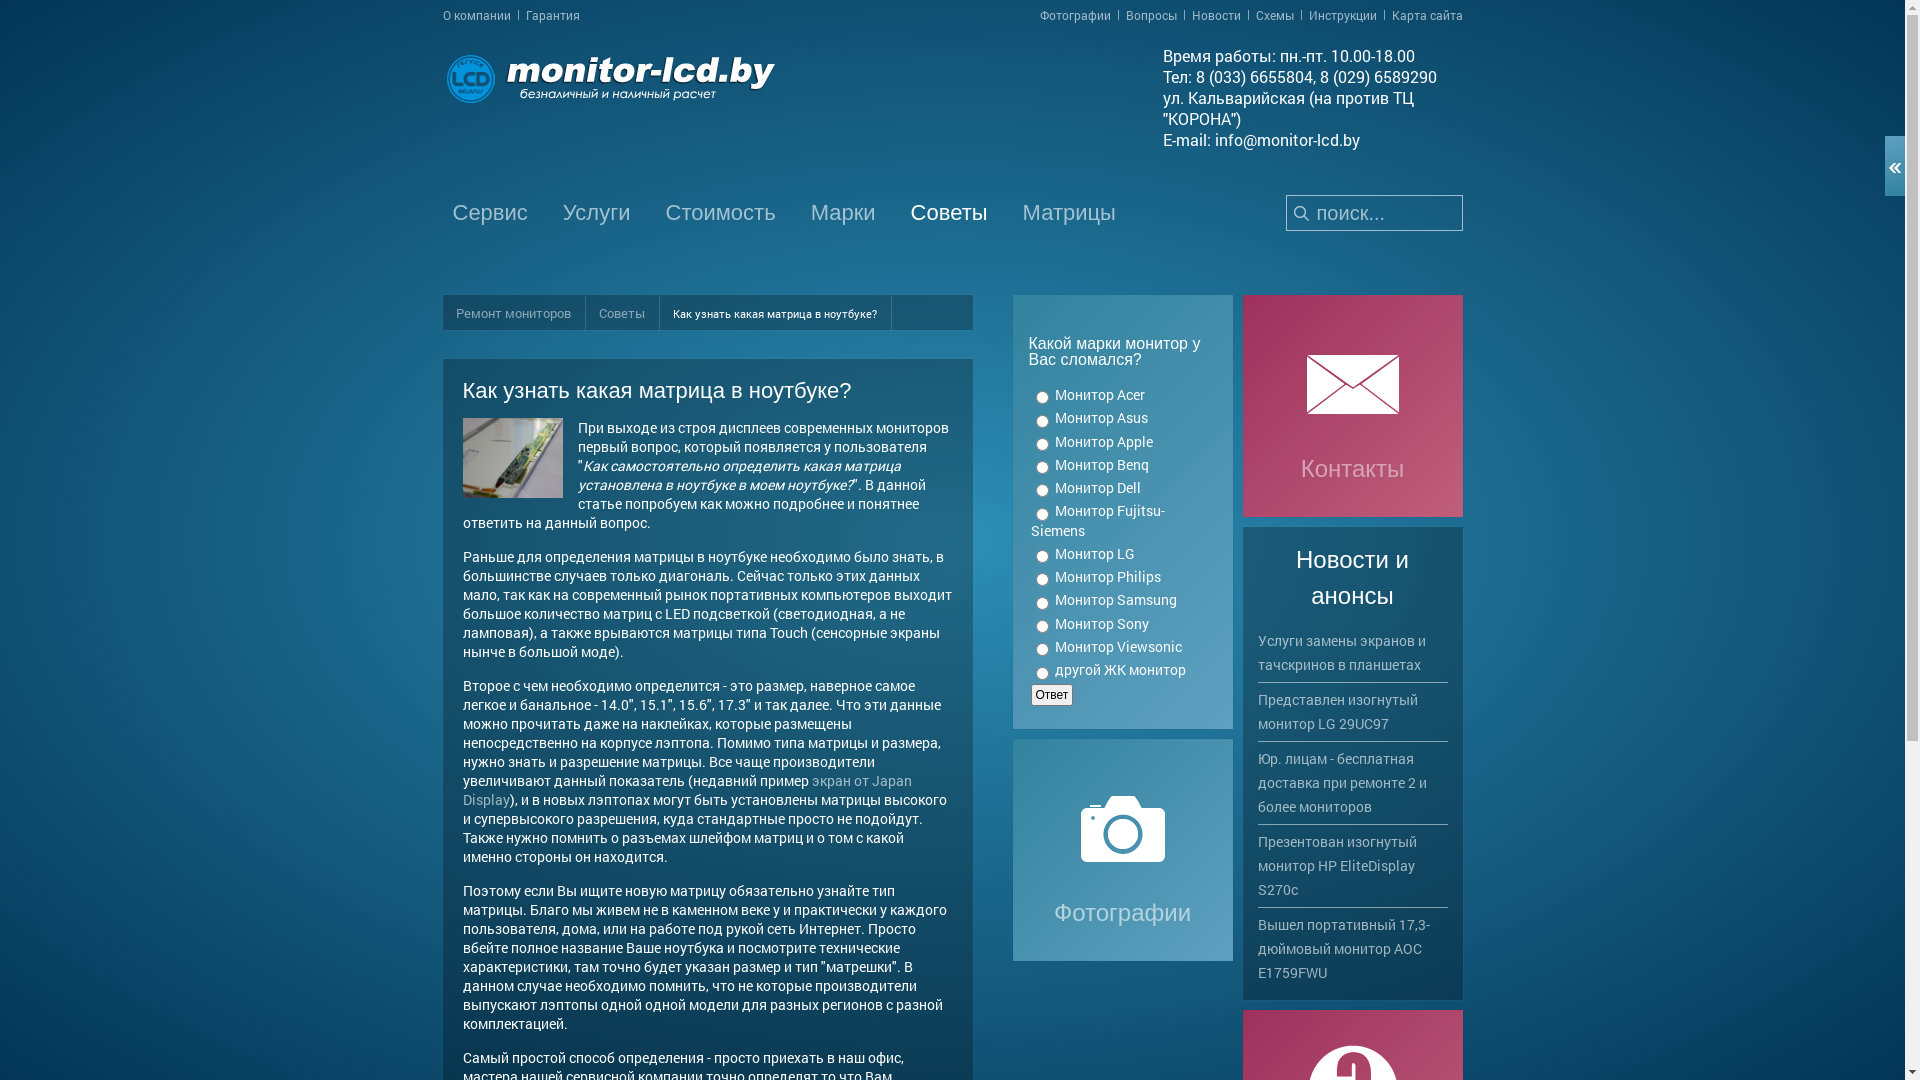  What do you see at coordinates (4, 3) in the screenshot?
I see `'Reset'` at bounding box center [4, 3].